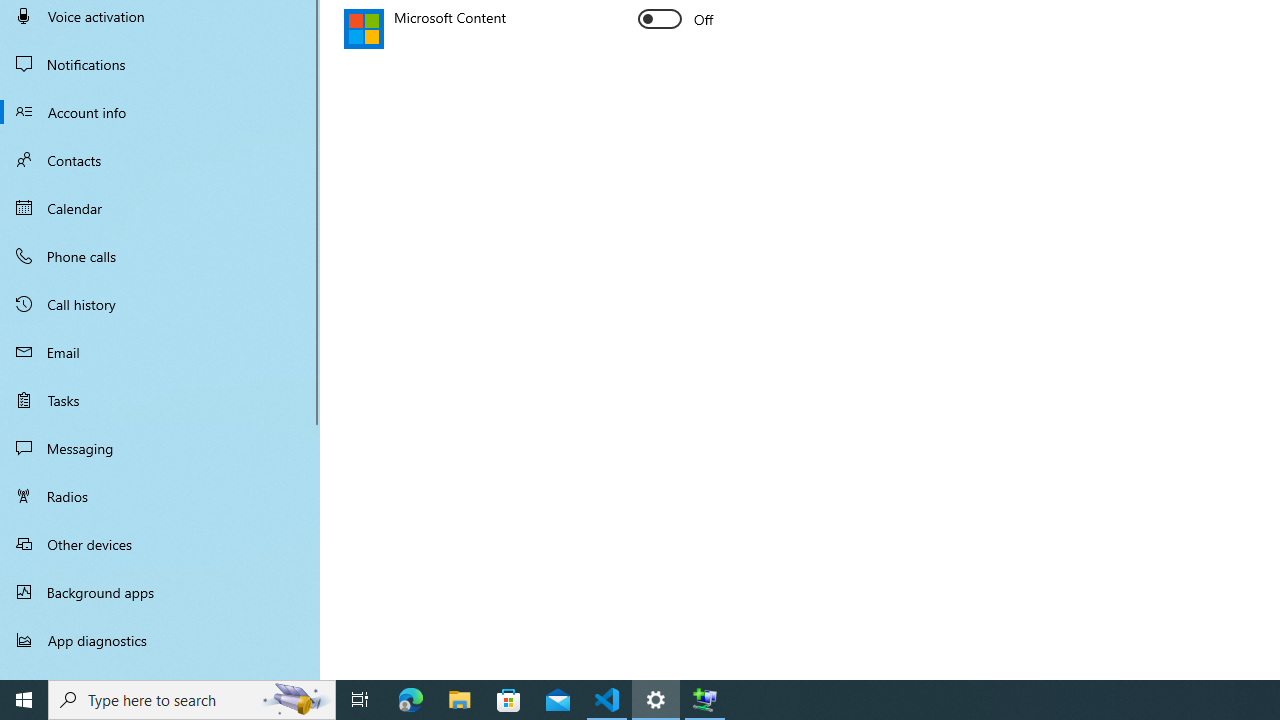  Describe the element at coordinates (459, 698) in the screenshot. I see `'File Explorer'` at that location.